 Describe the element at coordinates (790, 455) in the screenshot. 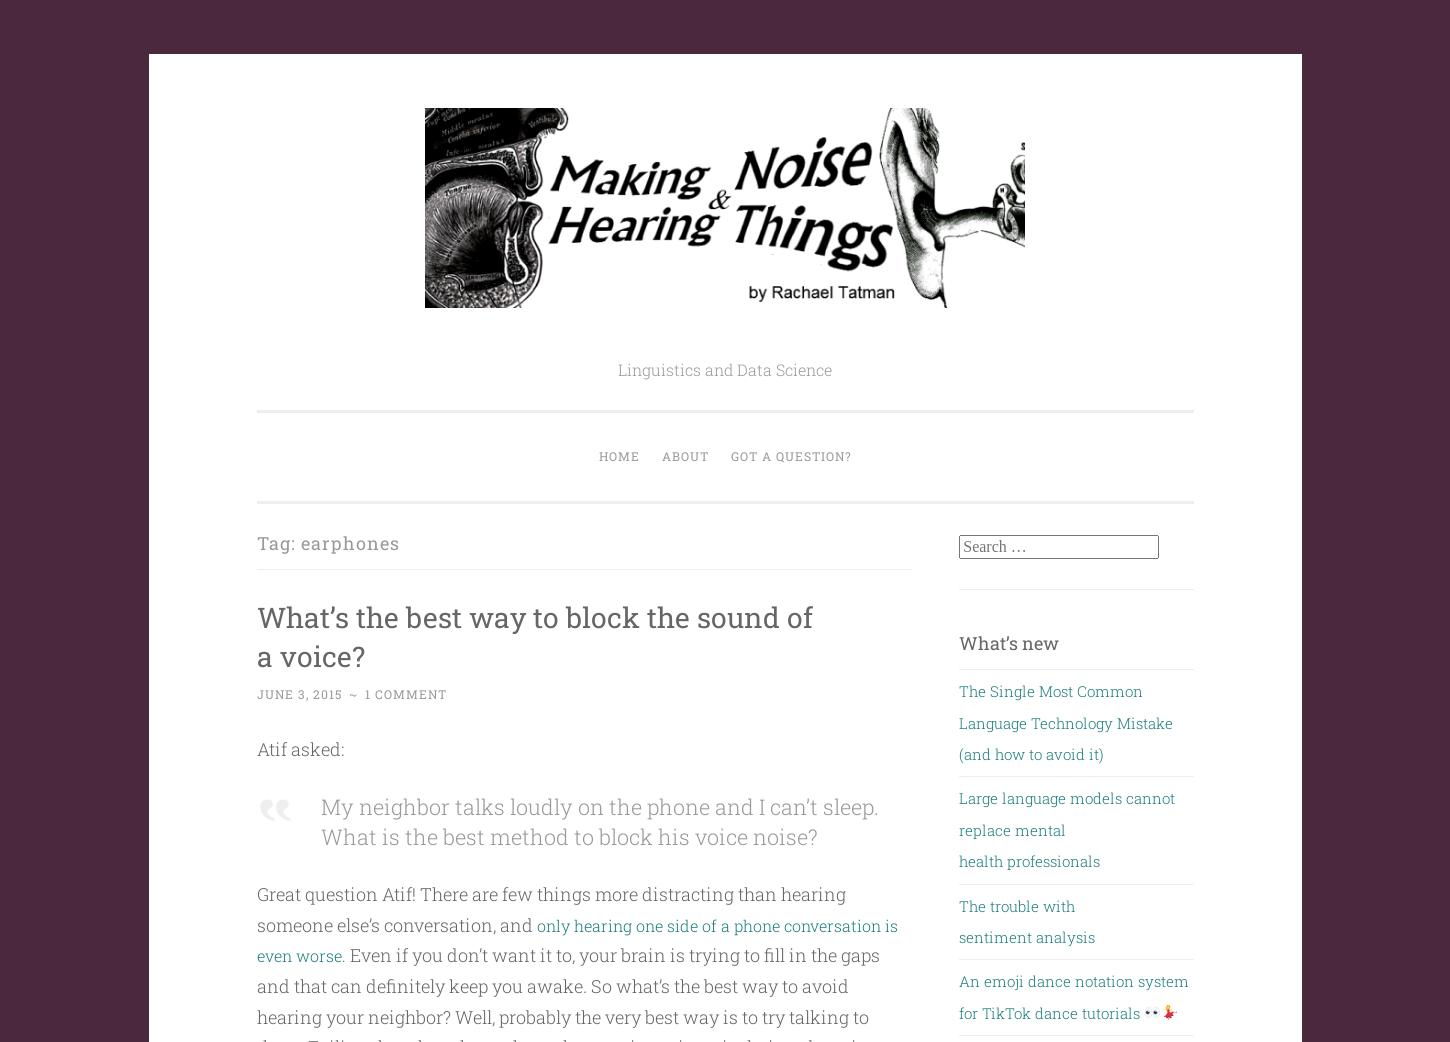

I see `'Got a question?'` at that location.